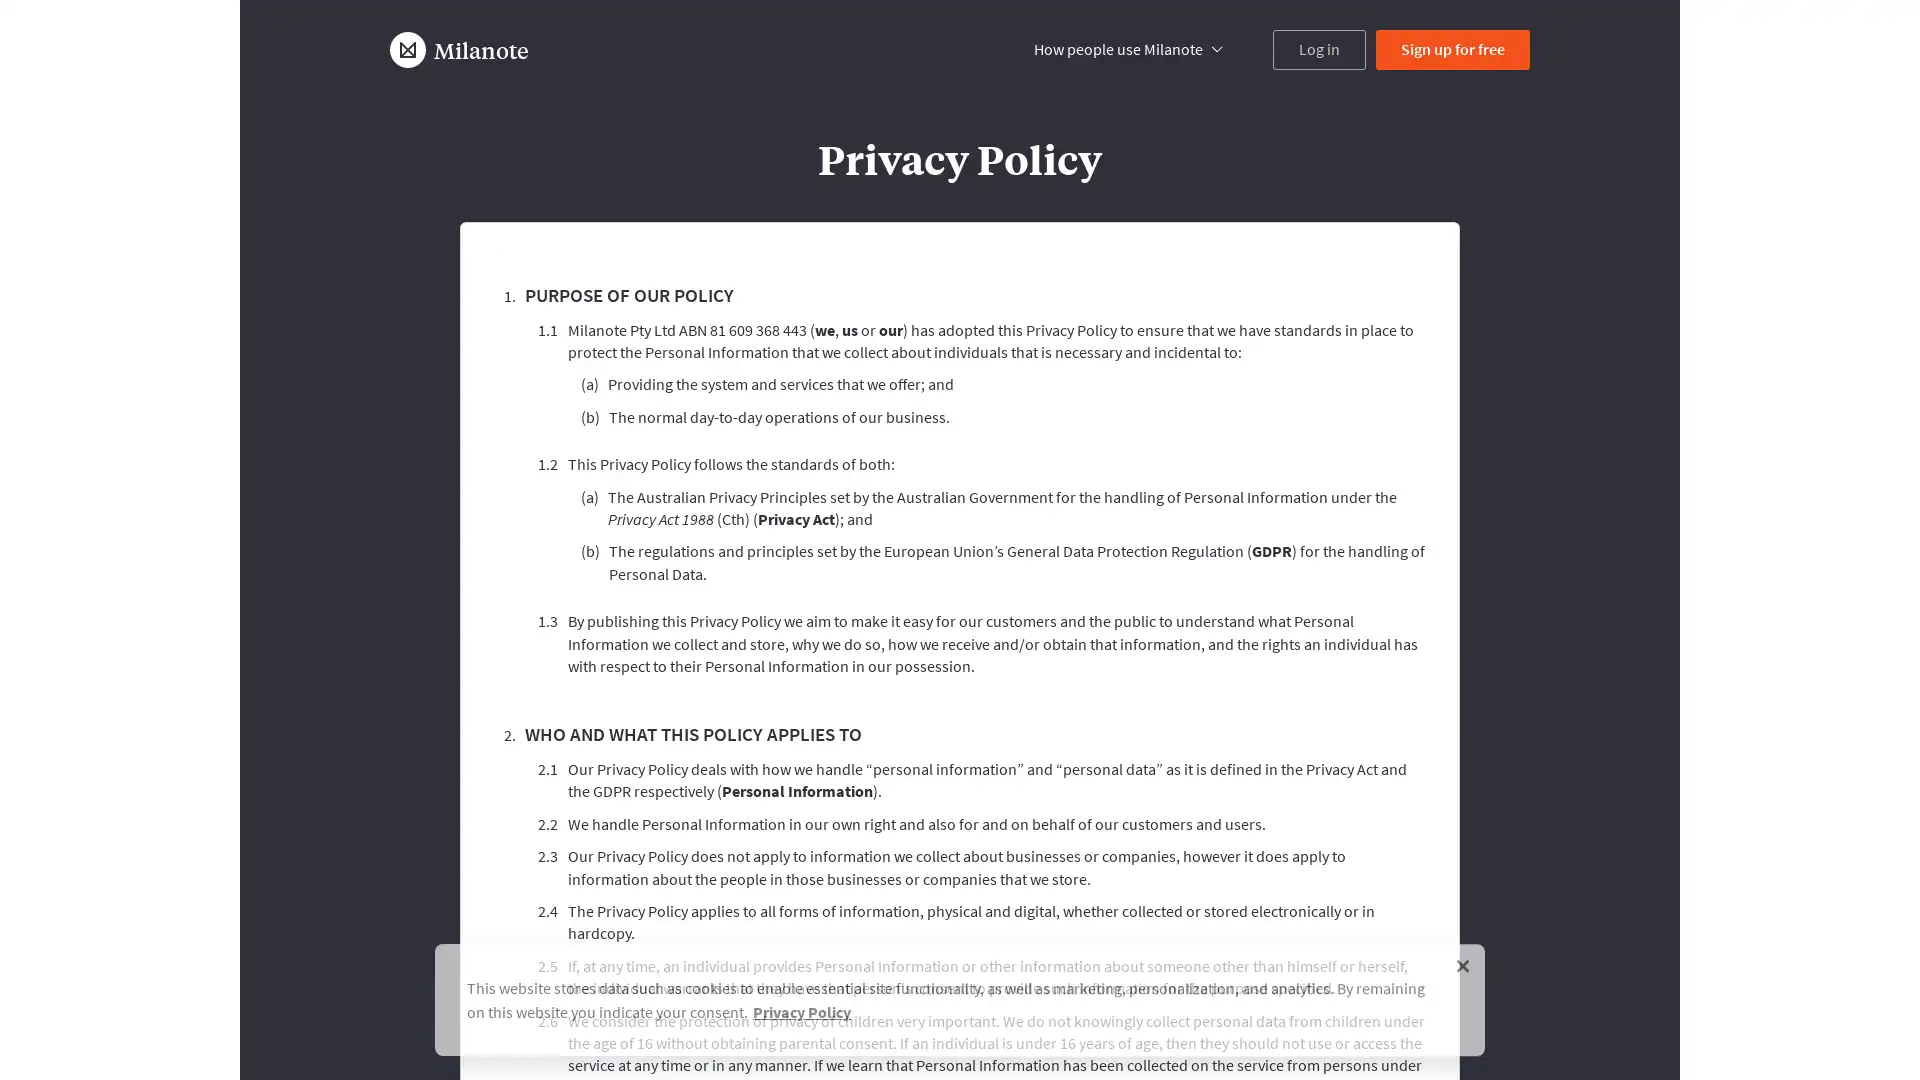 The width and height of the screenshot is (1920, 1080). What do you see at coordinates (1463, 959) in the screenshot?
I see `Close` at bounding box center [1463, 959].